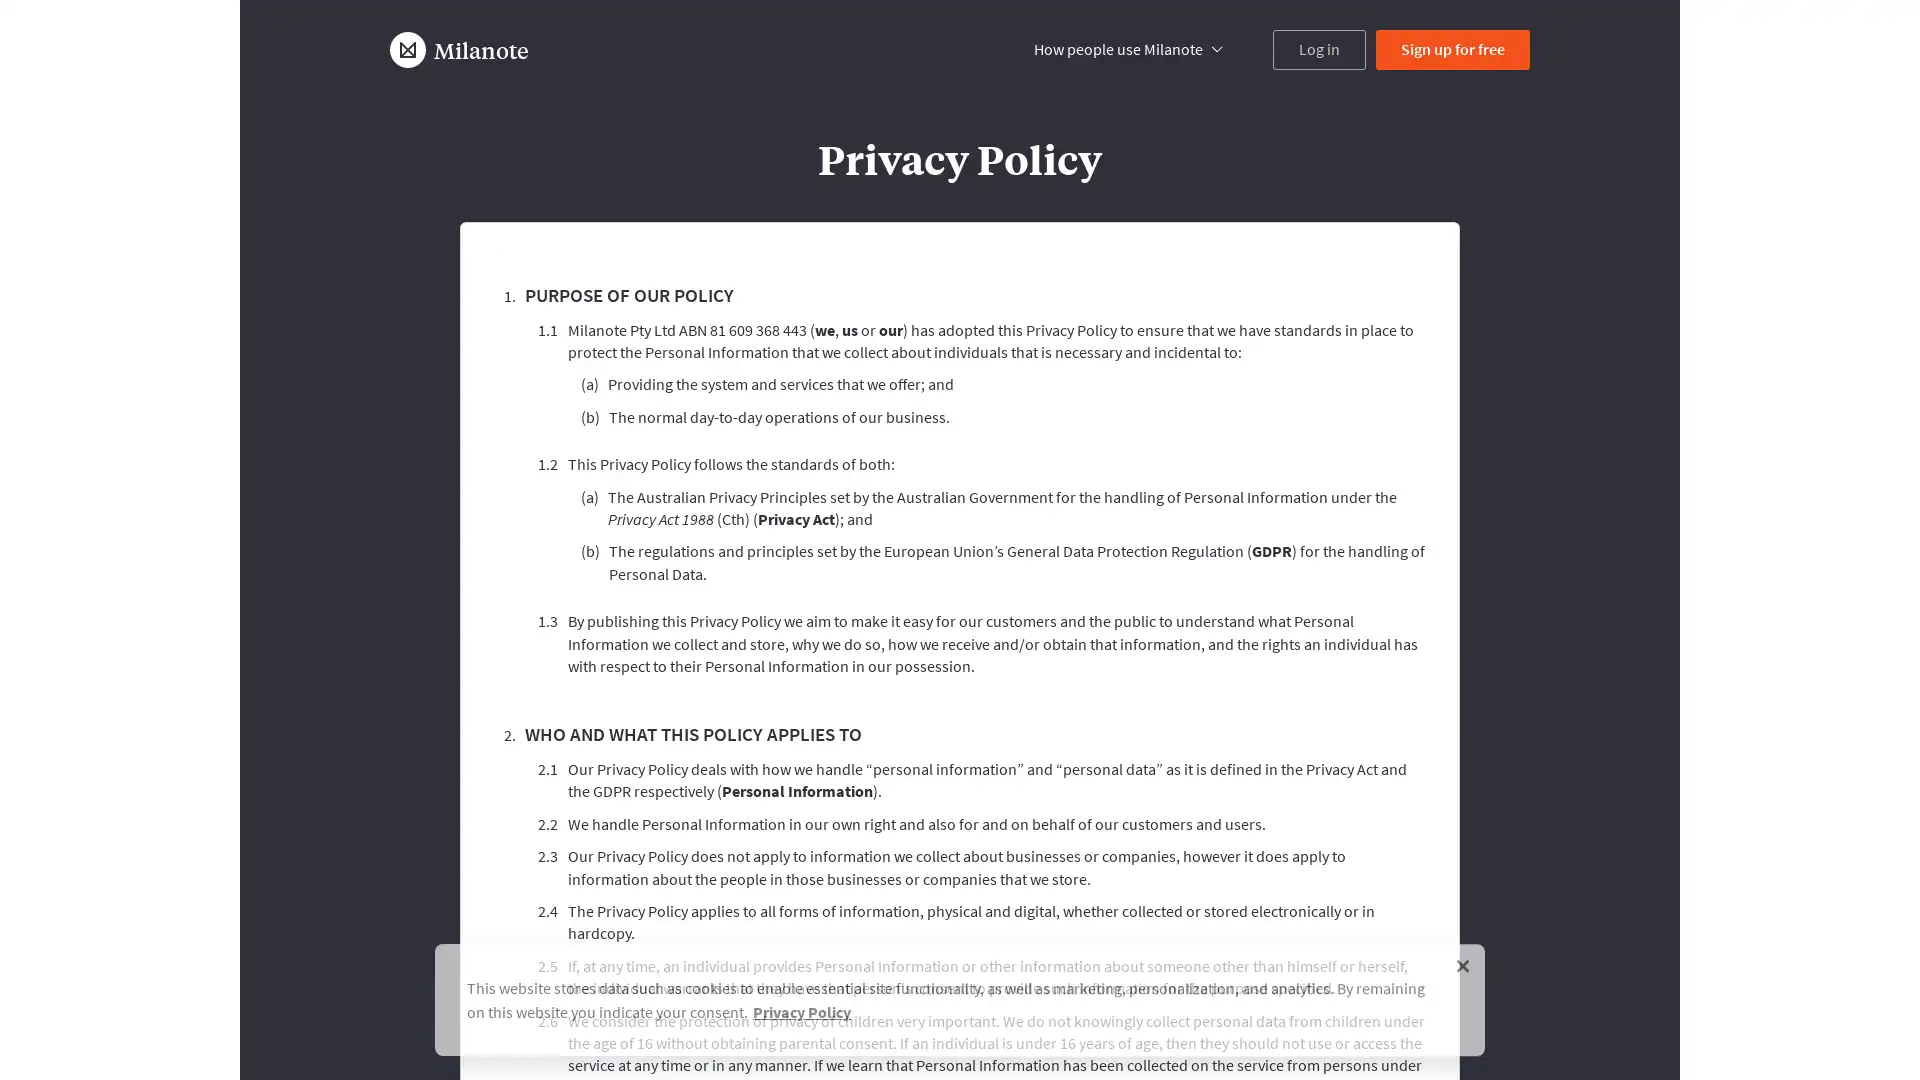 The width and height of the screenshot is (1920, 1080). What do you see at coordinates (1463, 959) in the screenshot?
I see `Close` at bounding box center [1463, 959].